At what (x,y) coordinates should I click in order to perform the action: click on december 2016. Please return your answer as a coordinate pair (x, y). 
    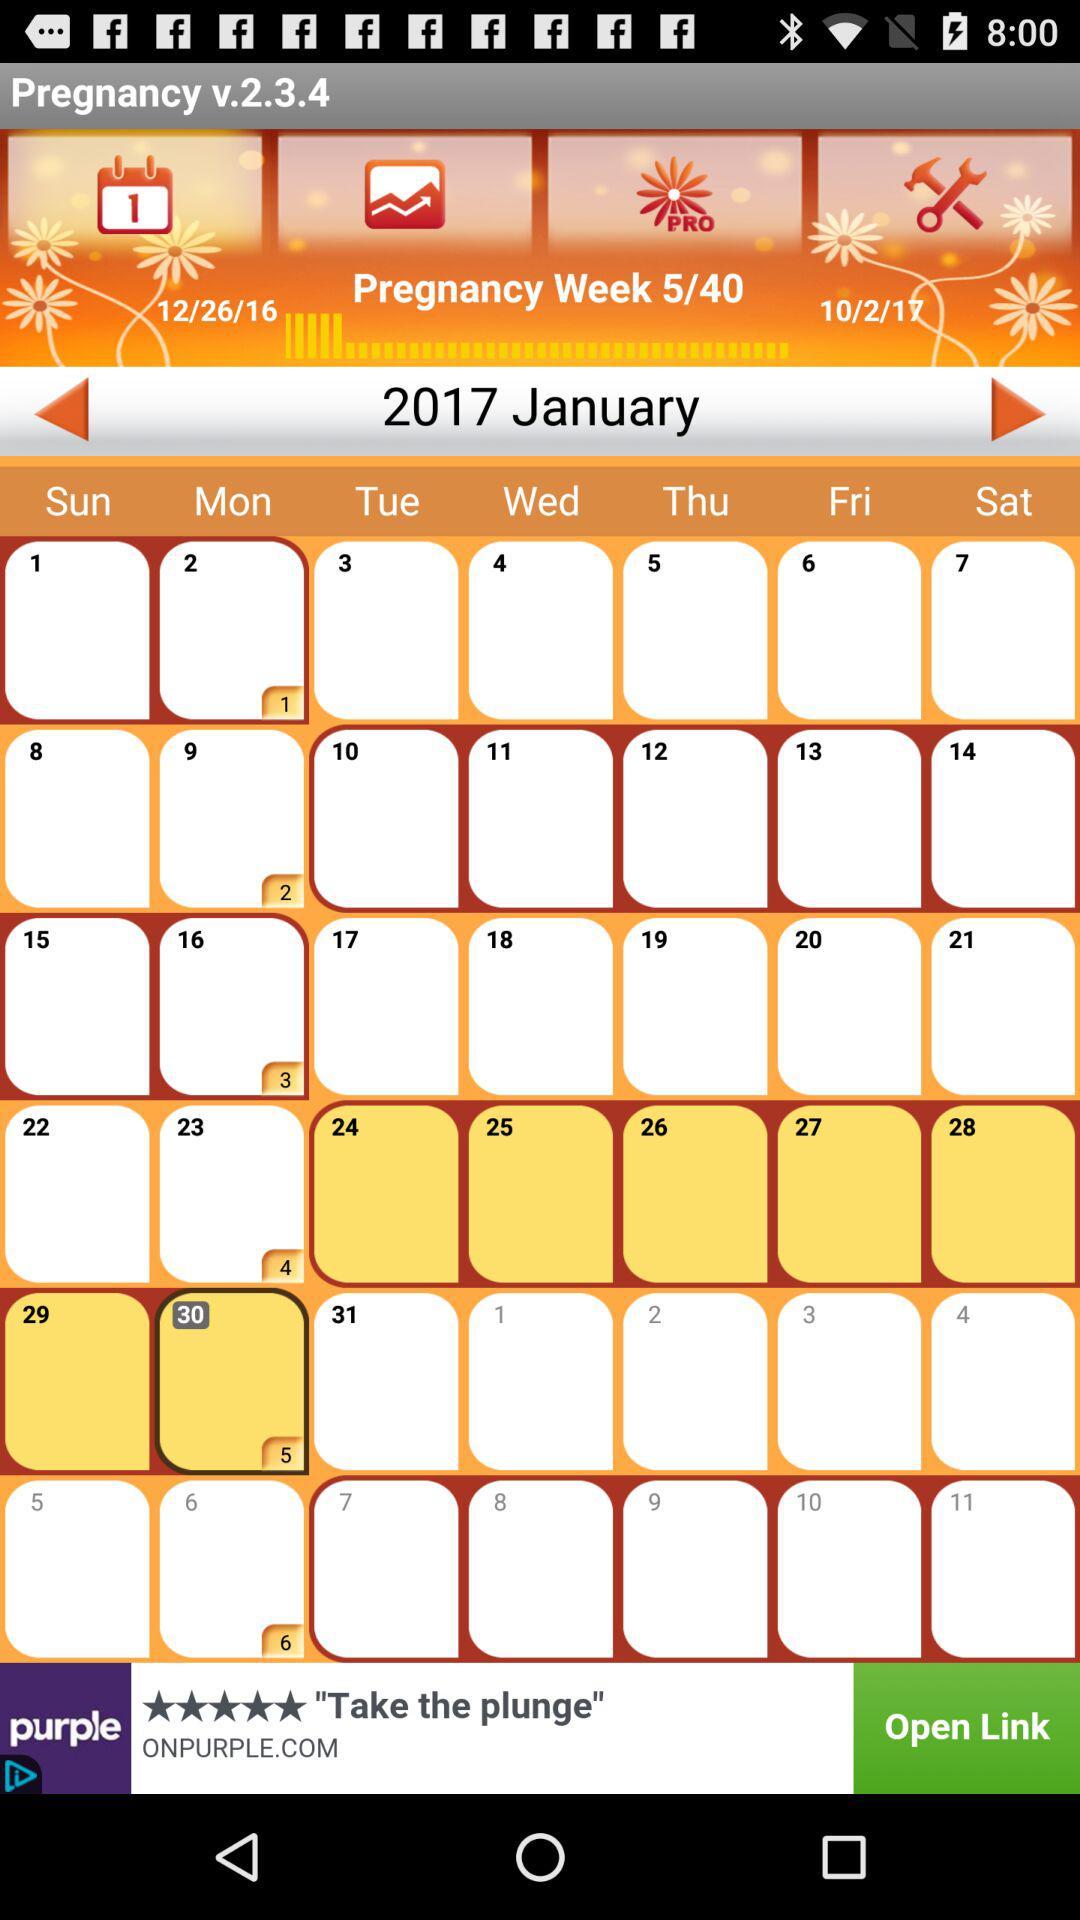
    Looking at the image, I should click on (190, 410).